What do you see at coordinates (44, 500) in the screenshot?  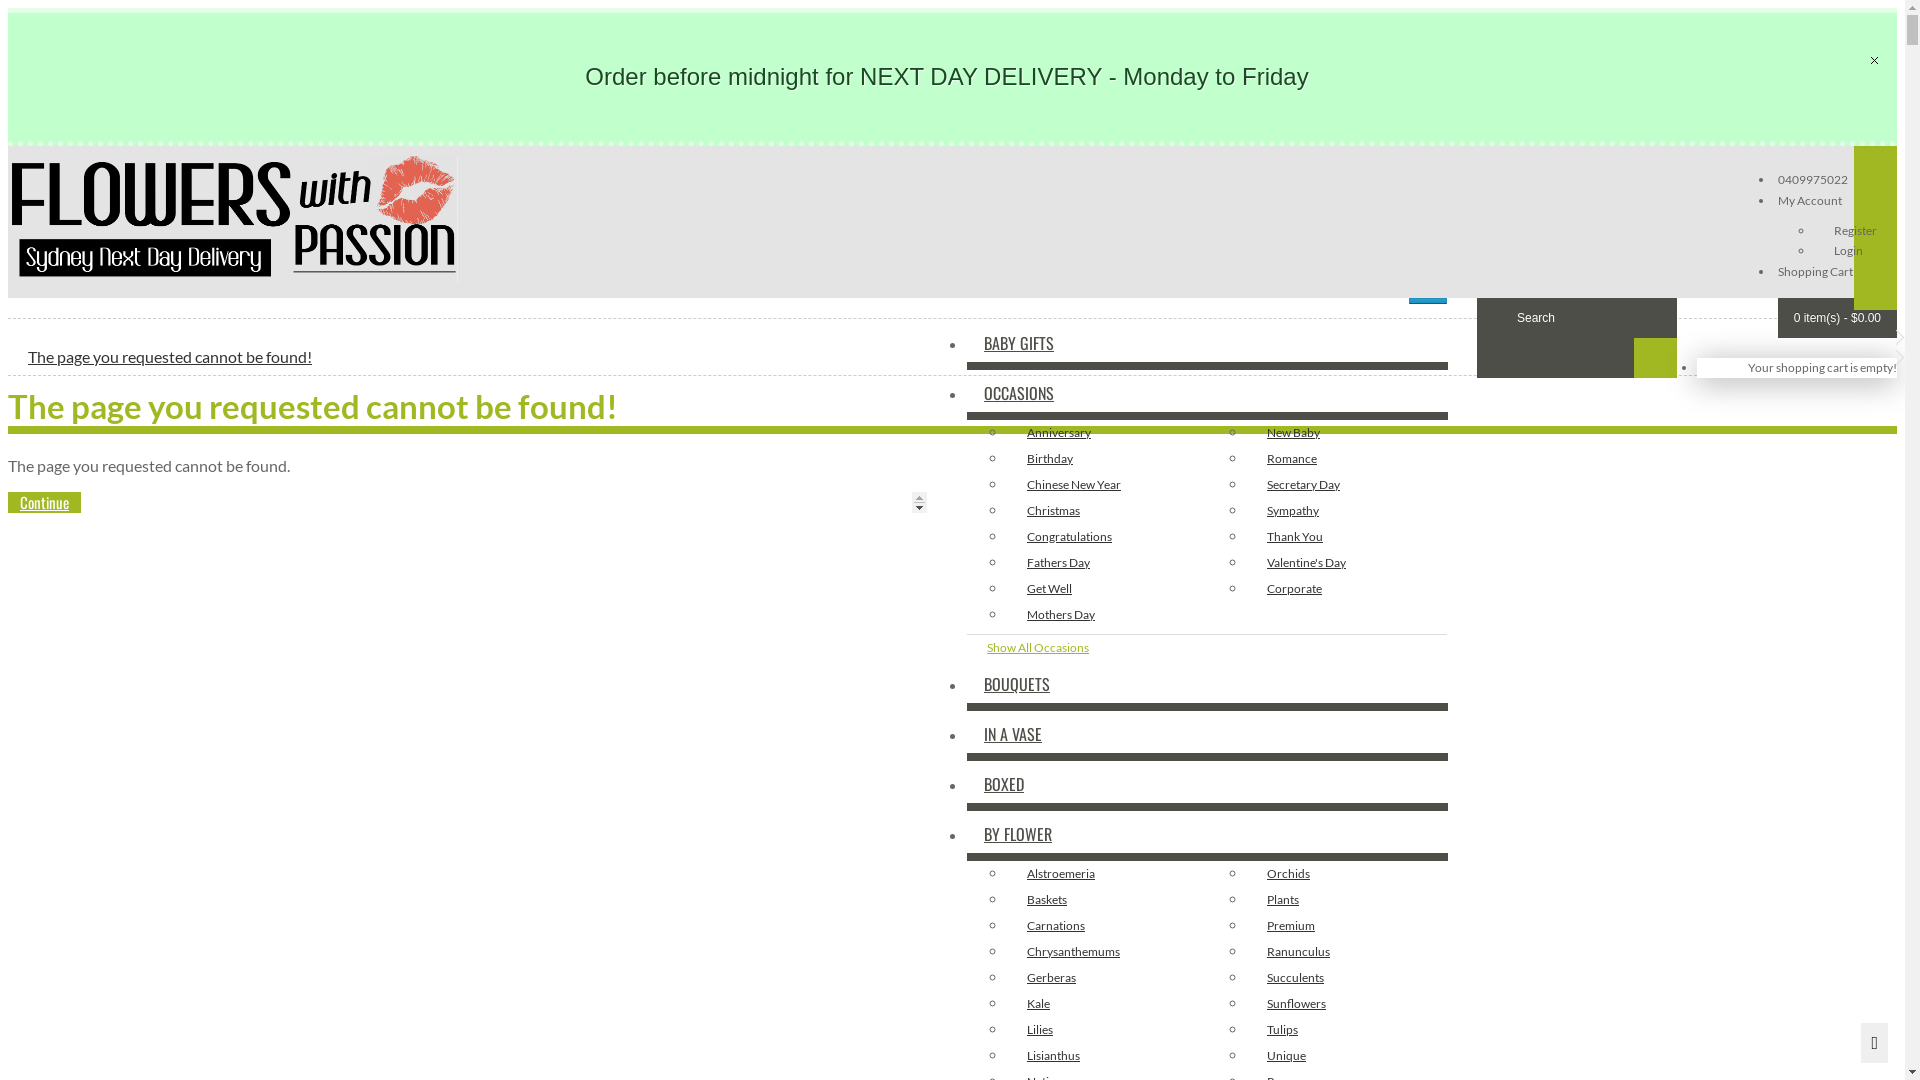 I see `'Continue'` at bounding box center [44, 500].